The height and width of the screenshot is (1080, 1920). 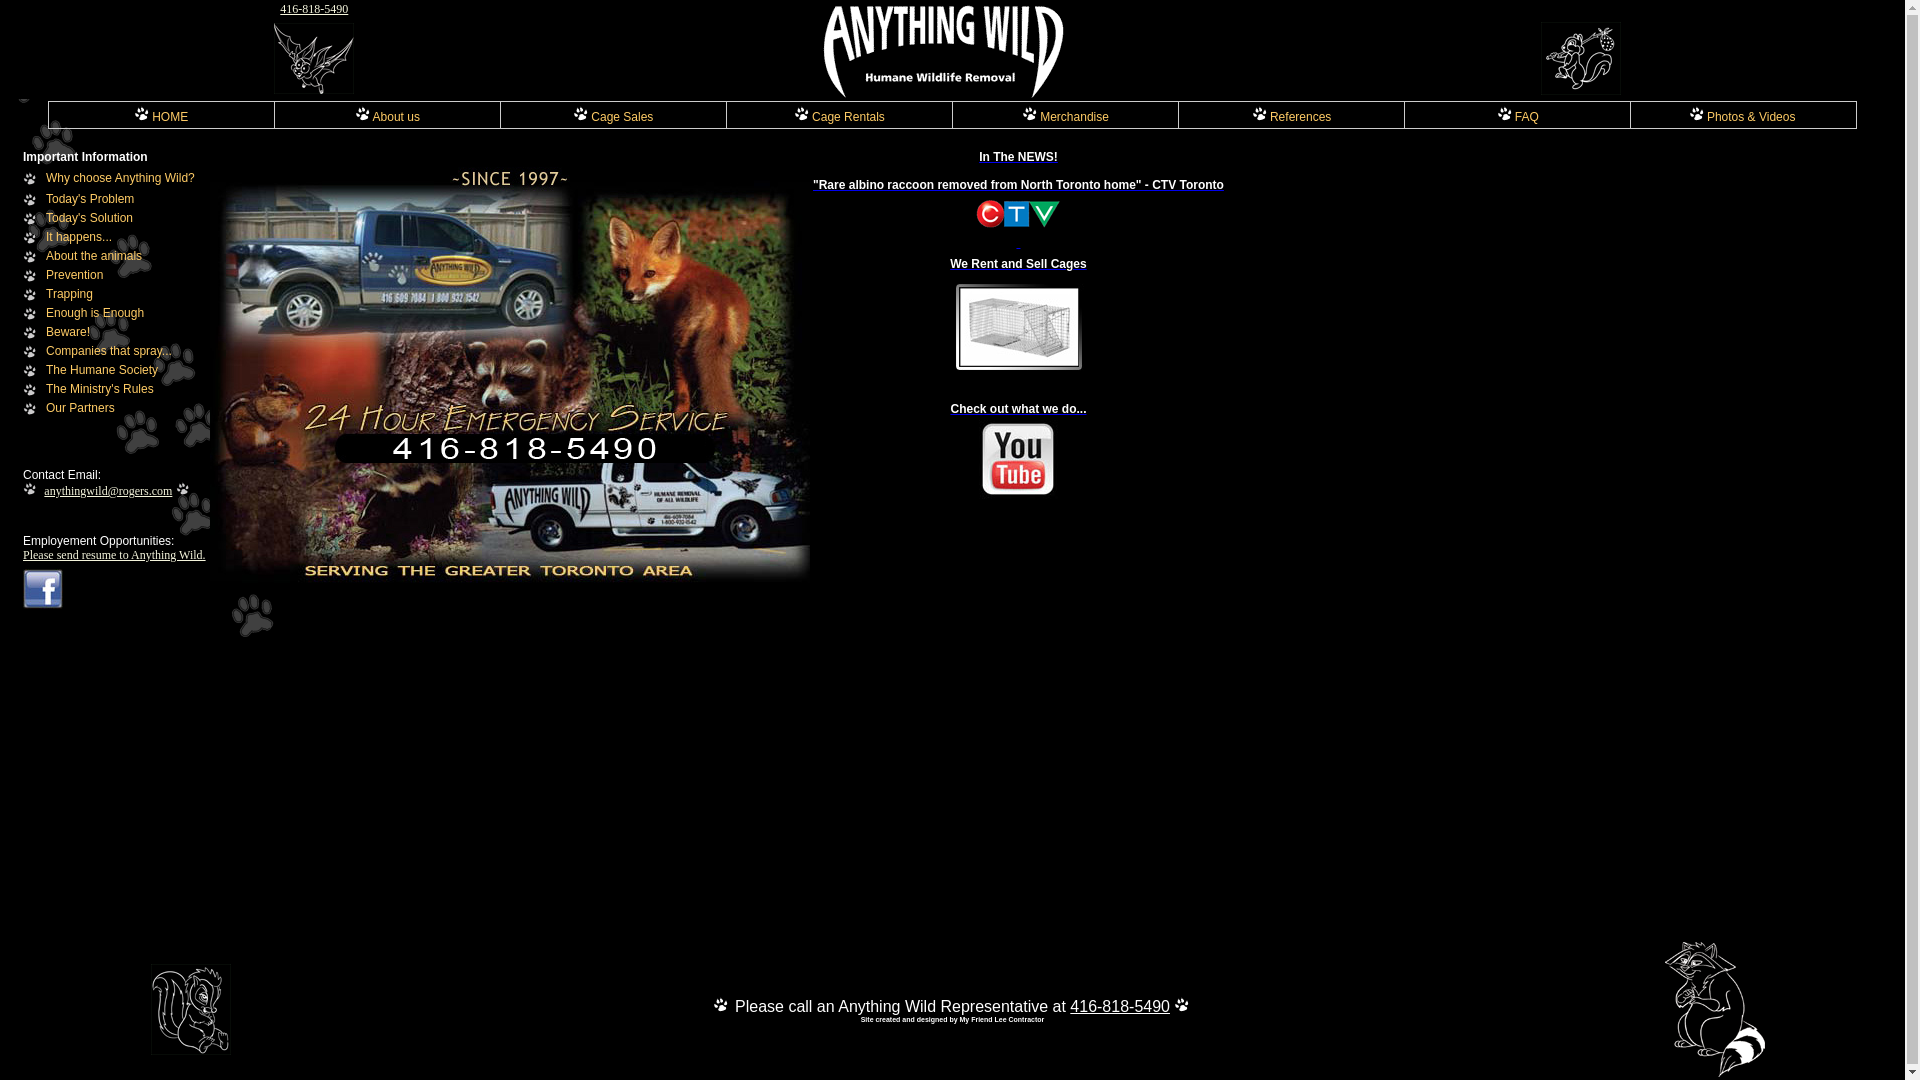 I want to click on 'About the animals', so click(x=93, y=254).